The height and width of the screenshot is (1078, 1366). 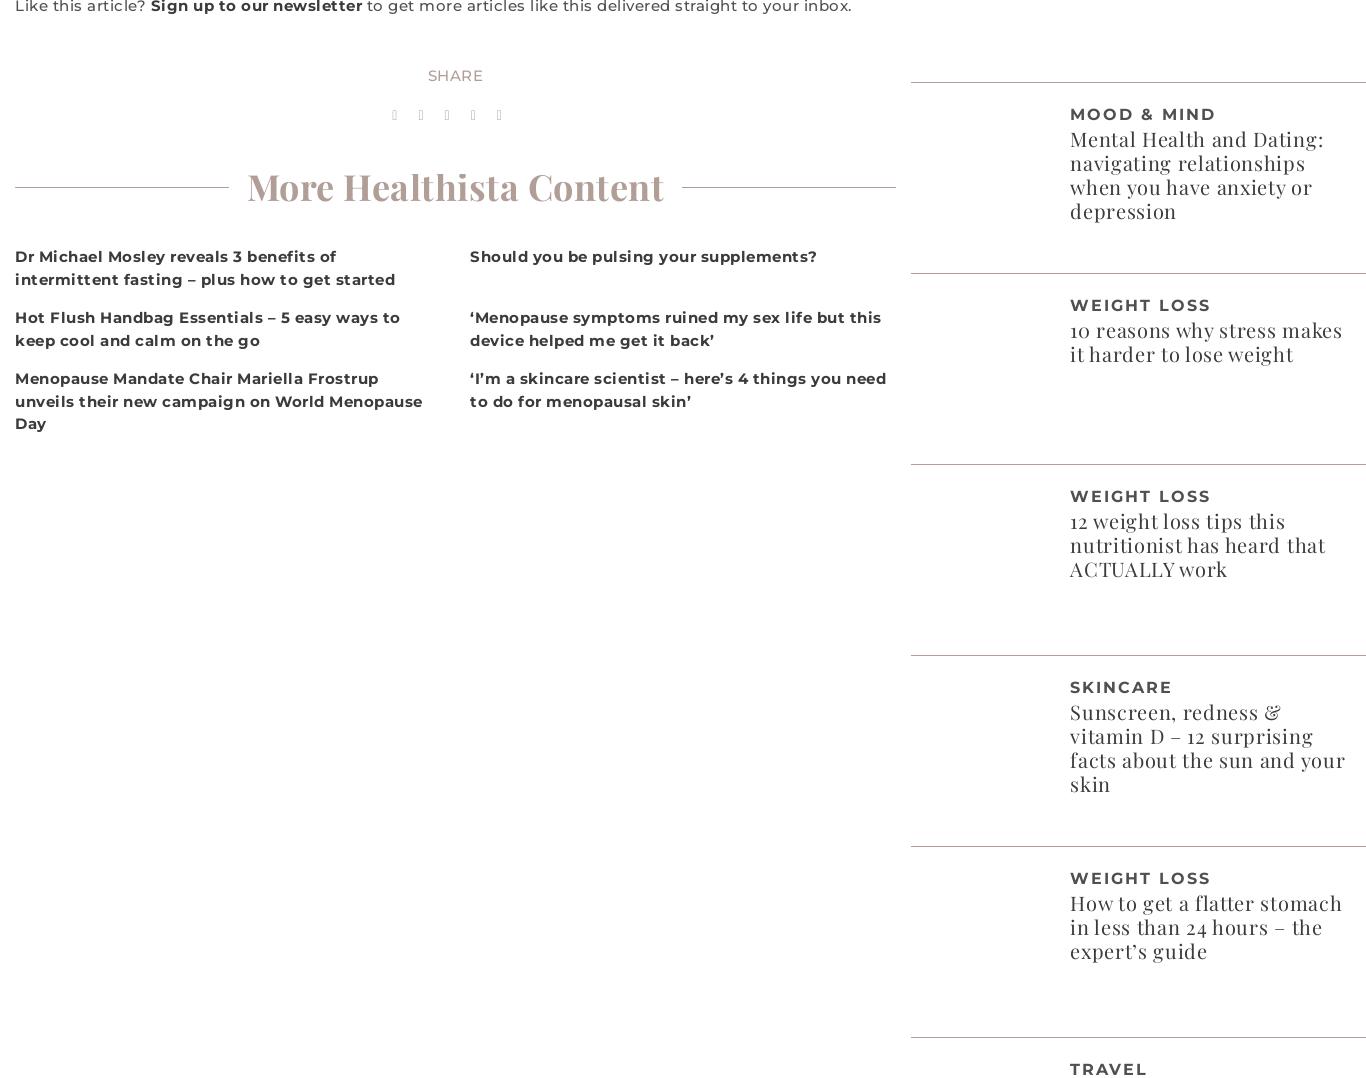 What do you see at coordinates (454, 75) in the screenshot?
I see `'SHARE'` at bounding box center [454, 75].